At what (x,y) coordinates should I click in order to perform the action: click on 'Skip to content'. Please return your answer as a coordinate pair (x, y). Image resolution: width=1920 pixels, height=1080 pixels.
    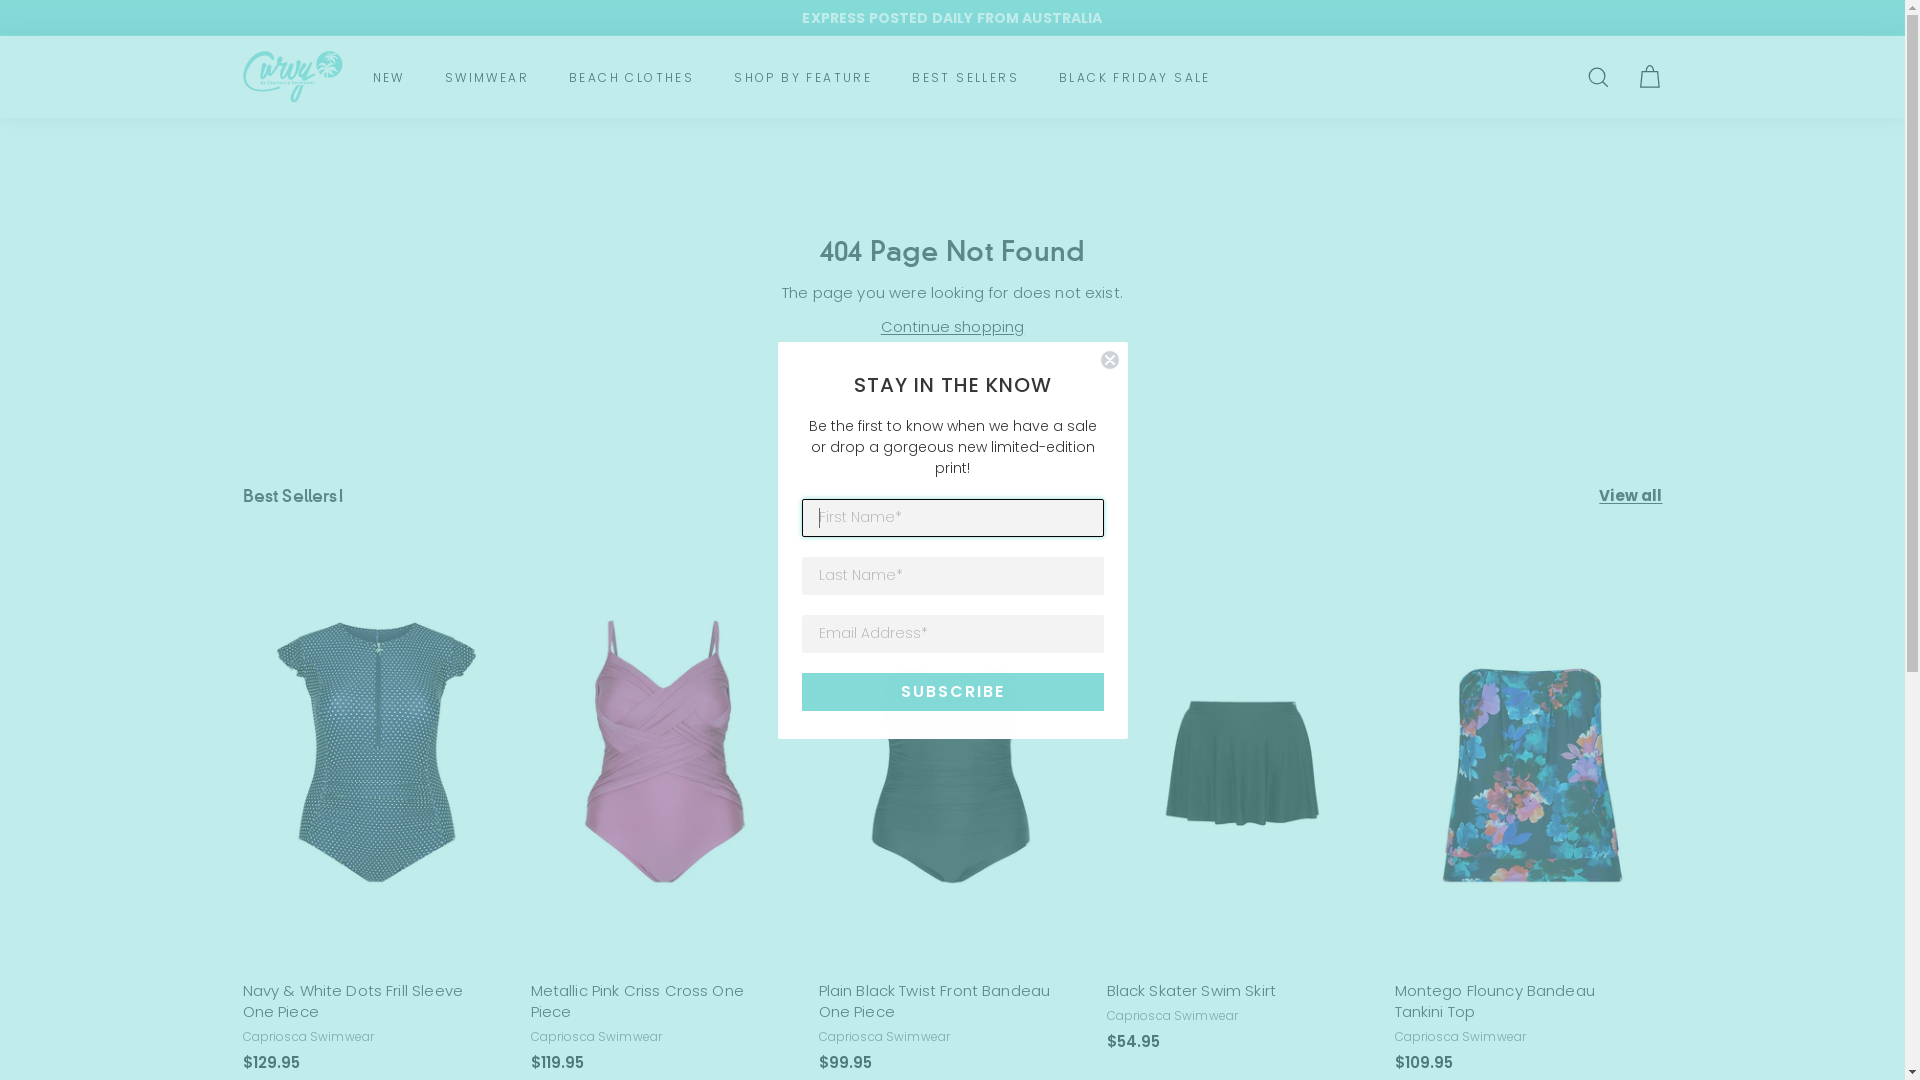
    Looking at the image, I should click on (0, 0).